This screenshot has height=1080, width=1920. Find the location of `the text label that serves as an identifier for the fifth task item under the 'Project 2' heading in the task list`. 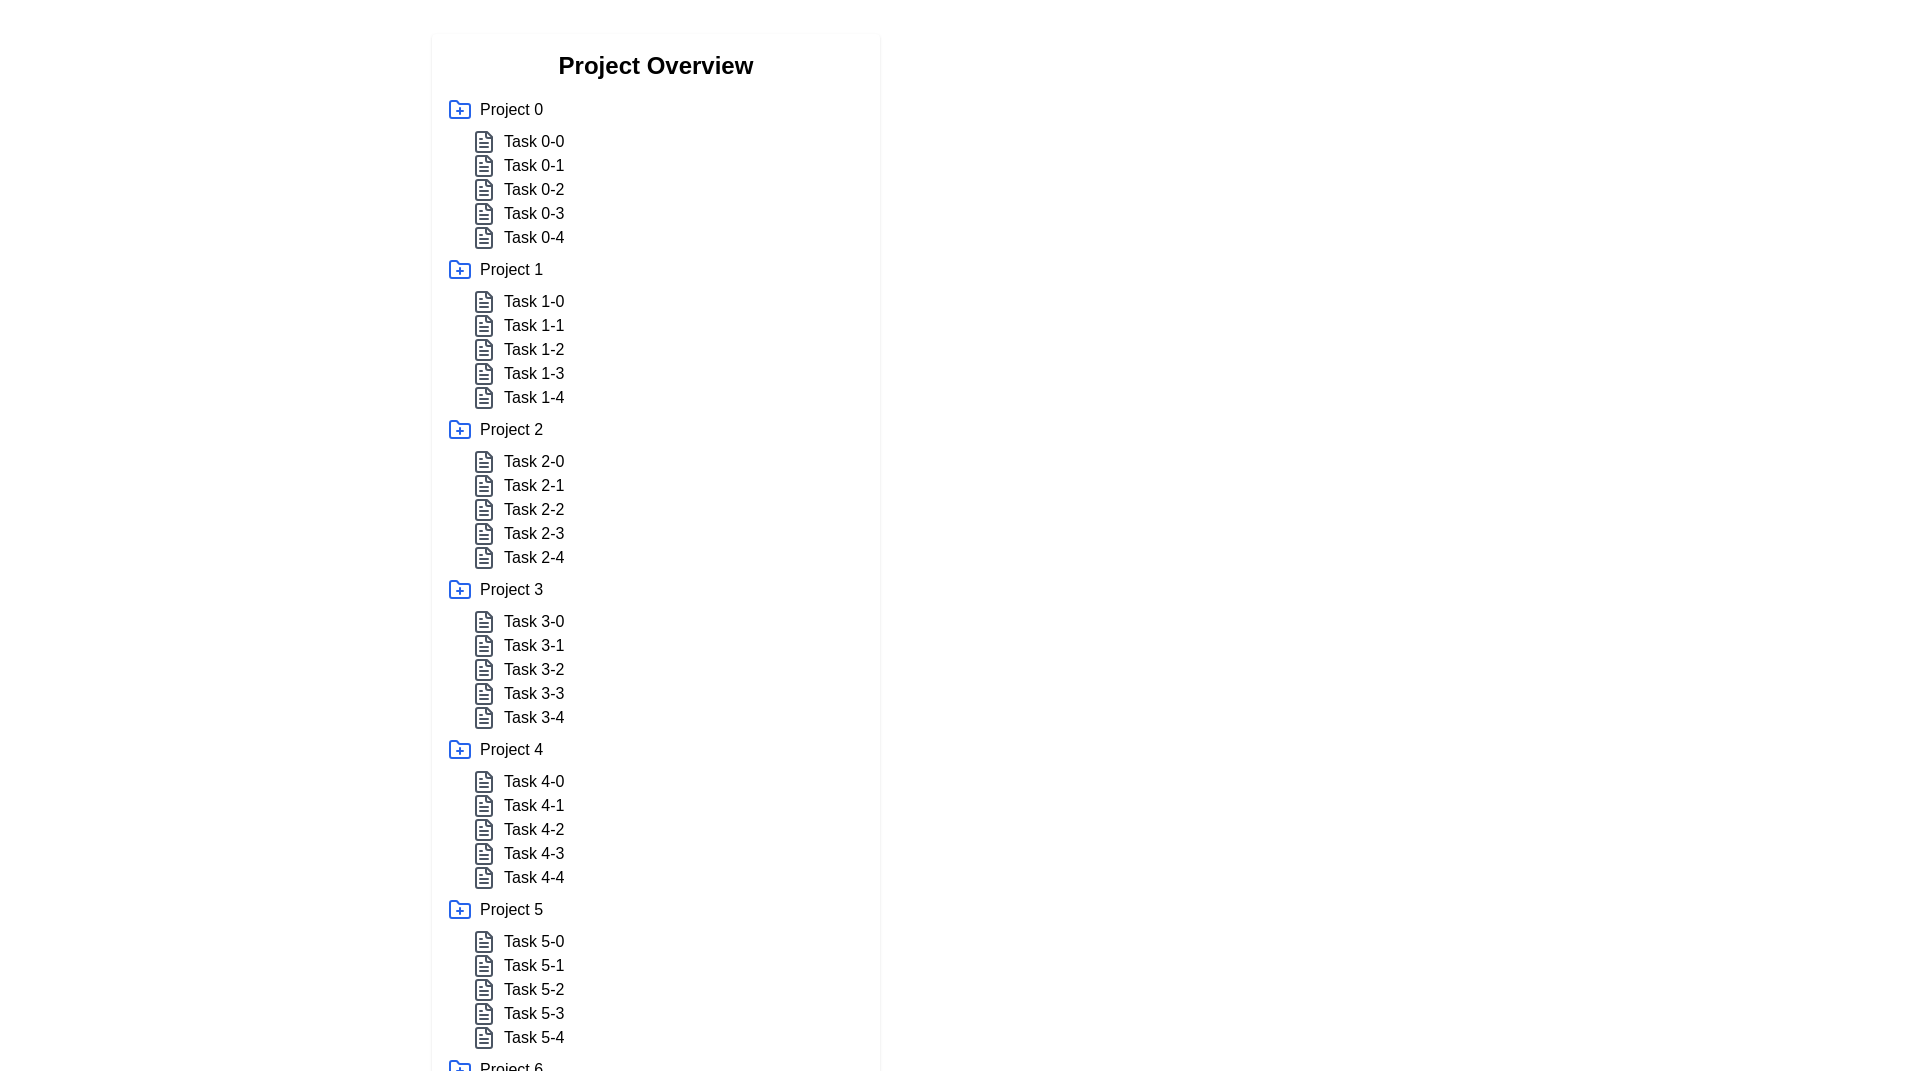

the text label that serves as an identifier for the fifth task item under the 'Project 2' heading in the task list is located at coordinates (534, 558).